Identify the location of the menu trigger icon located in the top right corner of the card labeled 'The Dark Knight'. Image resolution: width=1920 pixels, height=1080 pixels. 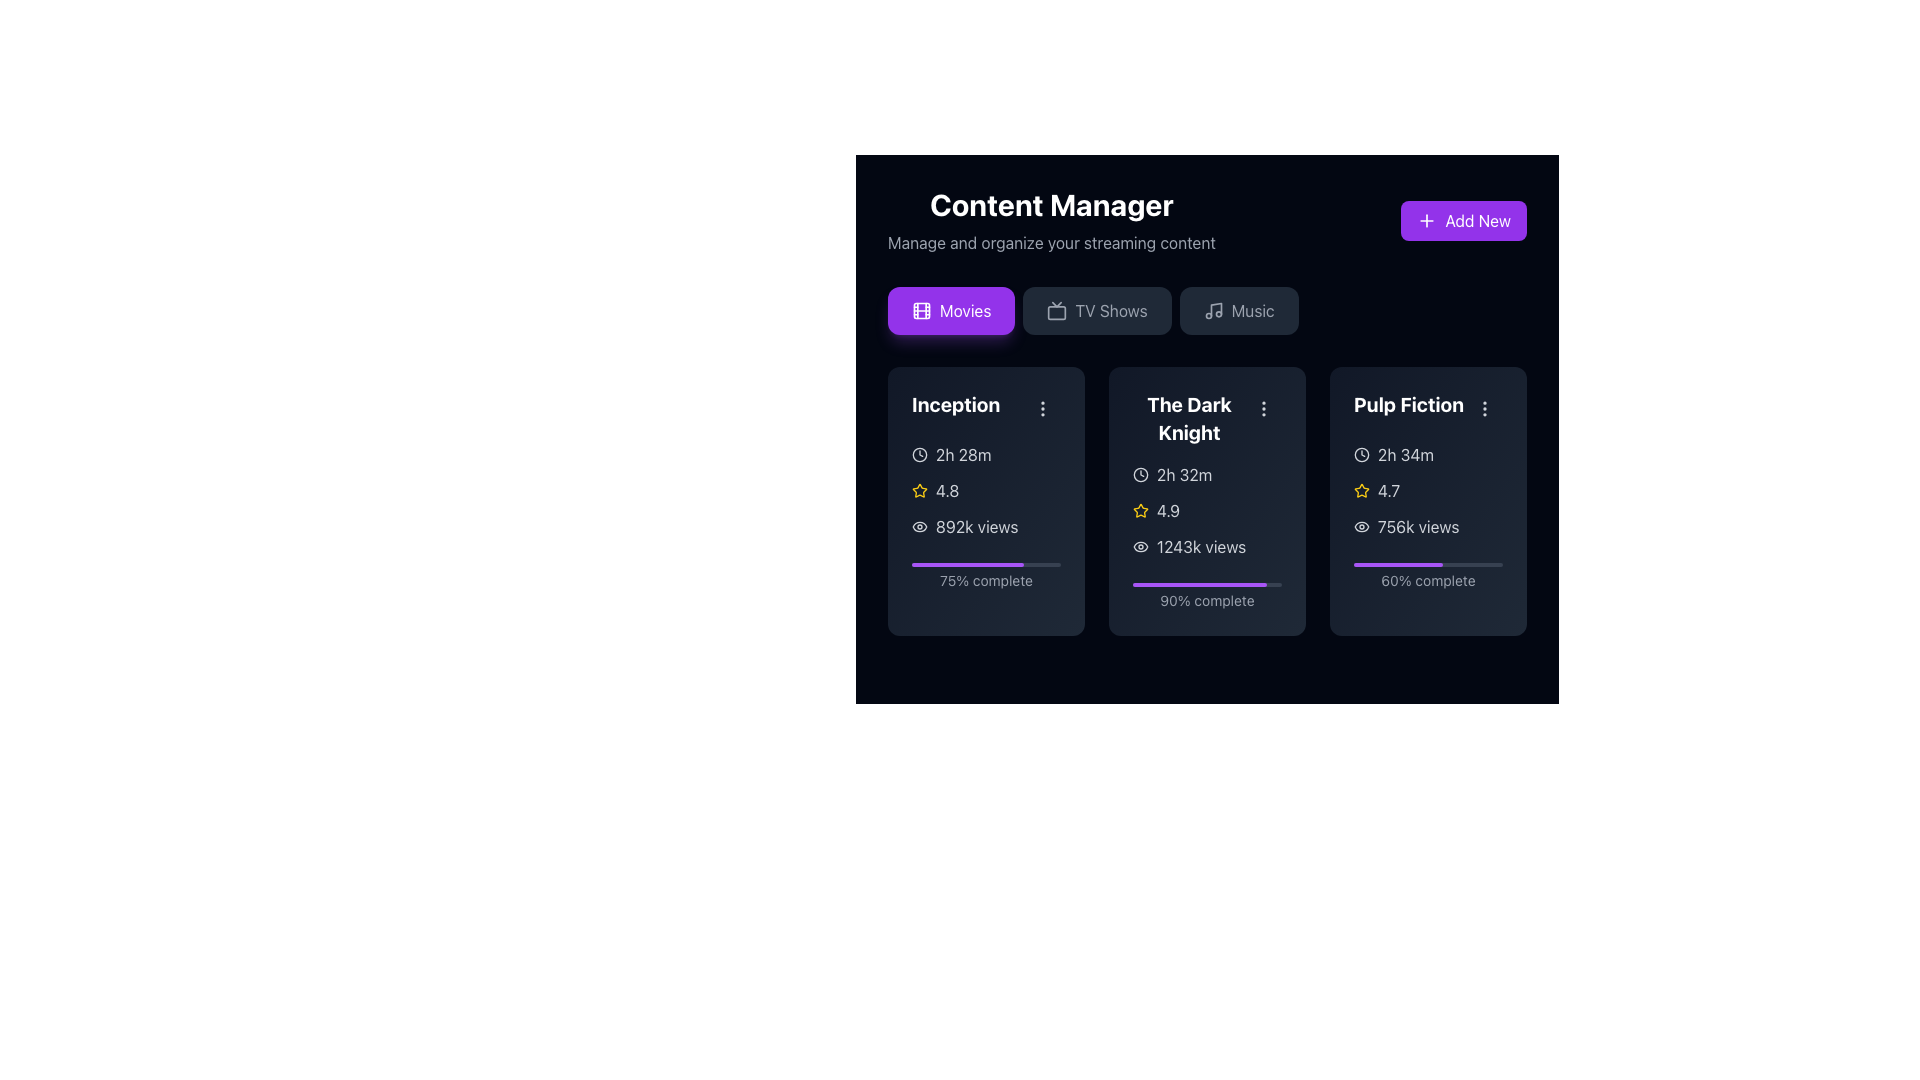
(1262, 407).